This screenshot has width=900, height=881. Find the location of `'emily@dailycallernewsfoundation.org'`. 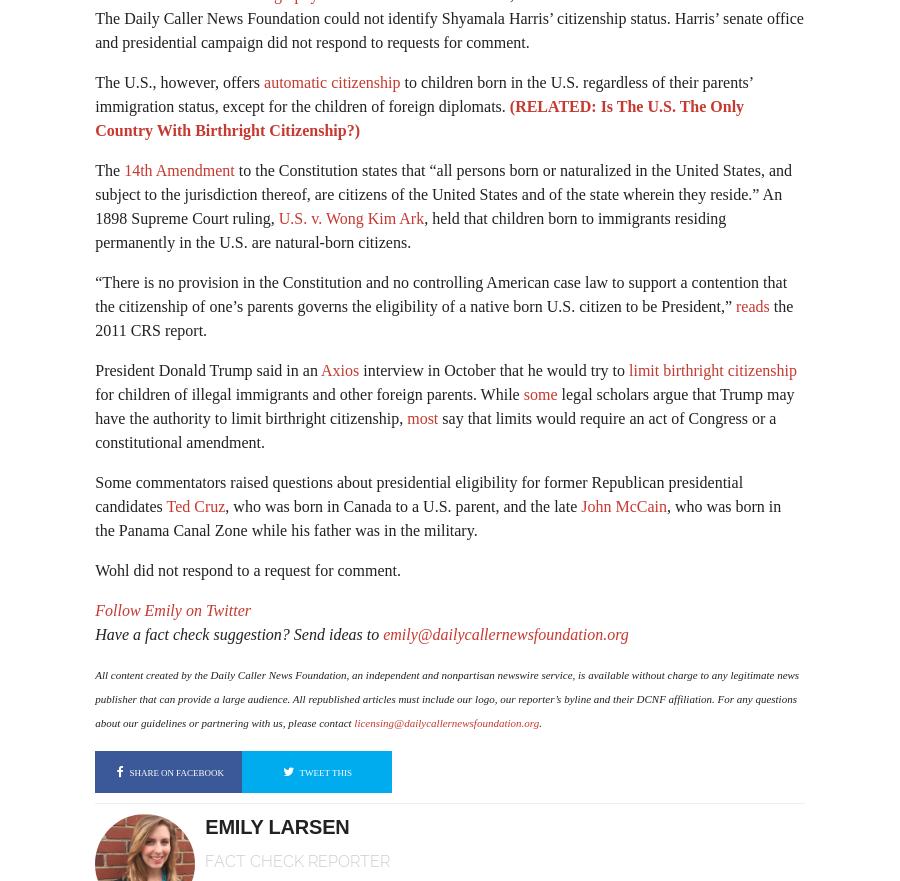

'emily@dailycallernewsfoundation.org' is located at coordinates (504, 633).